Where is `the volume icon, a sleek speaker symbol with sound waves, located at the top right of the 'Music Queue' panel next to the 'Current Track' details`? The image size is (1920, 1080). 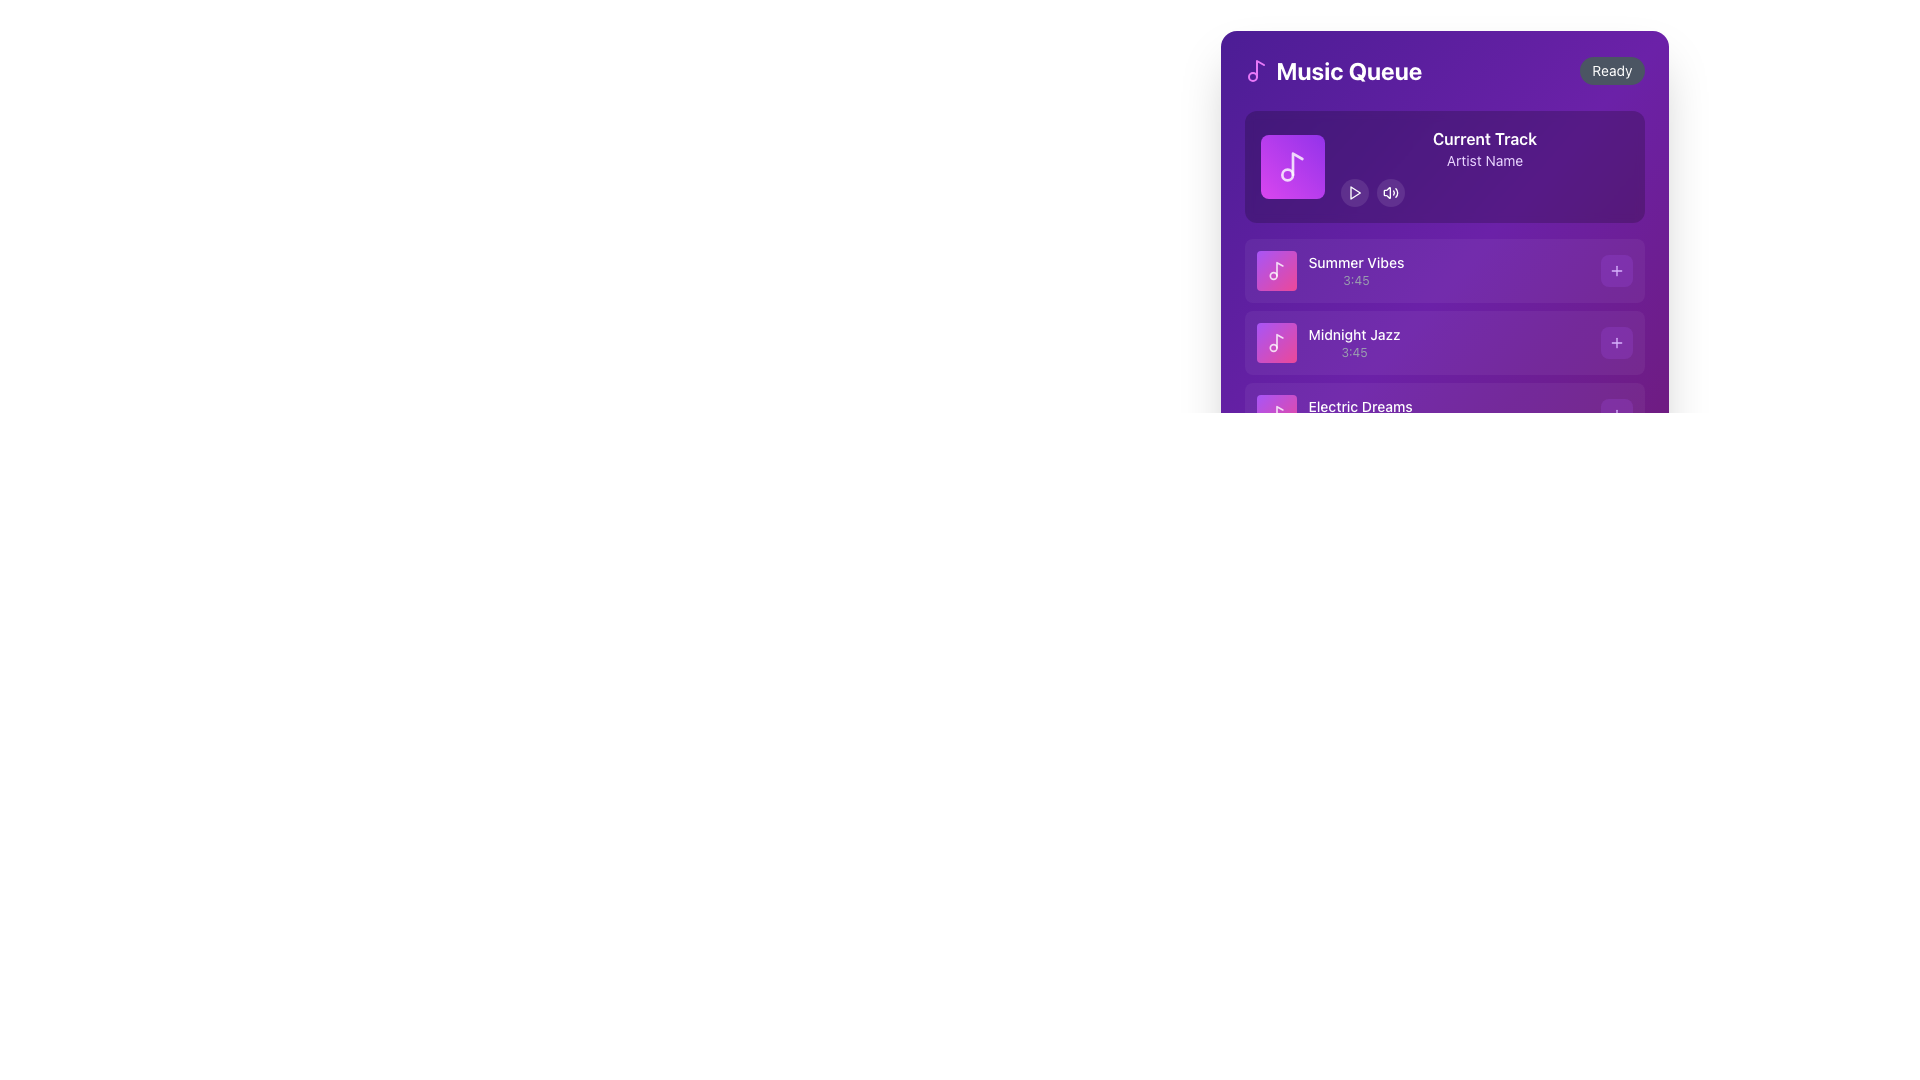
the volume icon, a sleek speaker symbol with sound waves, located at the top right of the 'Music Queue' panel next to the 'Current Track' details is located at coordinates (1389, 192).